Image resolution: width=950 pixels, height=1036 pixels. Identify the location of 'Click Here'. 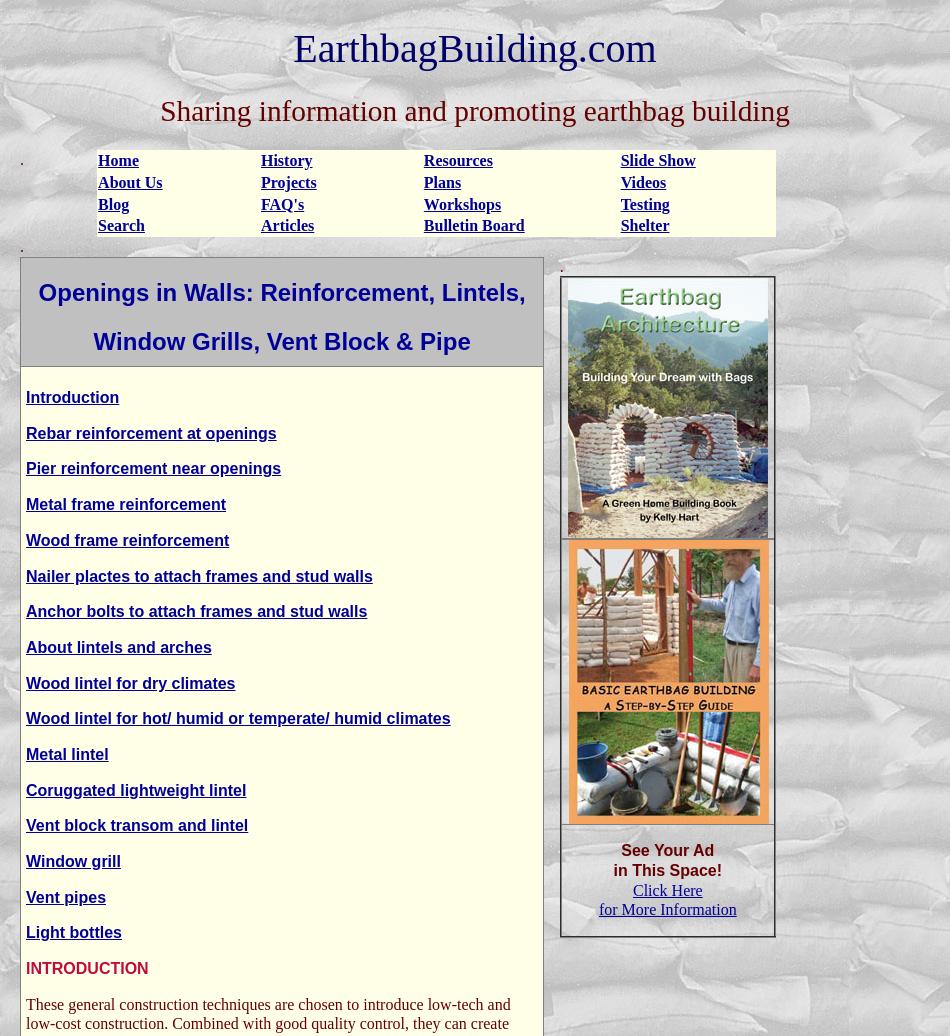
(632, 889).